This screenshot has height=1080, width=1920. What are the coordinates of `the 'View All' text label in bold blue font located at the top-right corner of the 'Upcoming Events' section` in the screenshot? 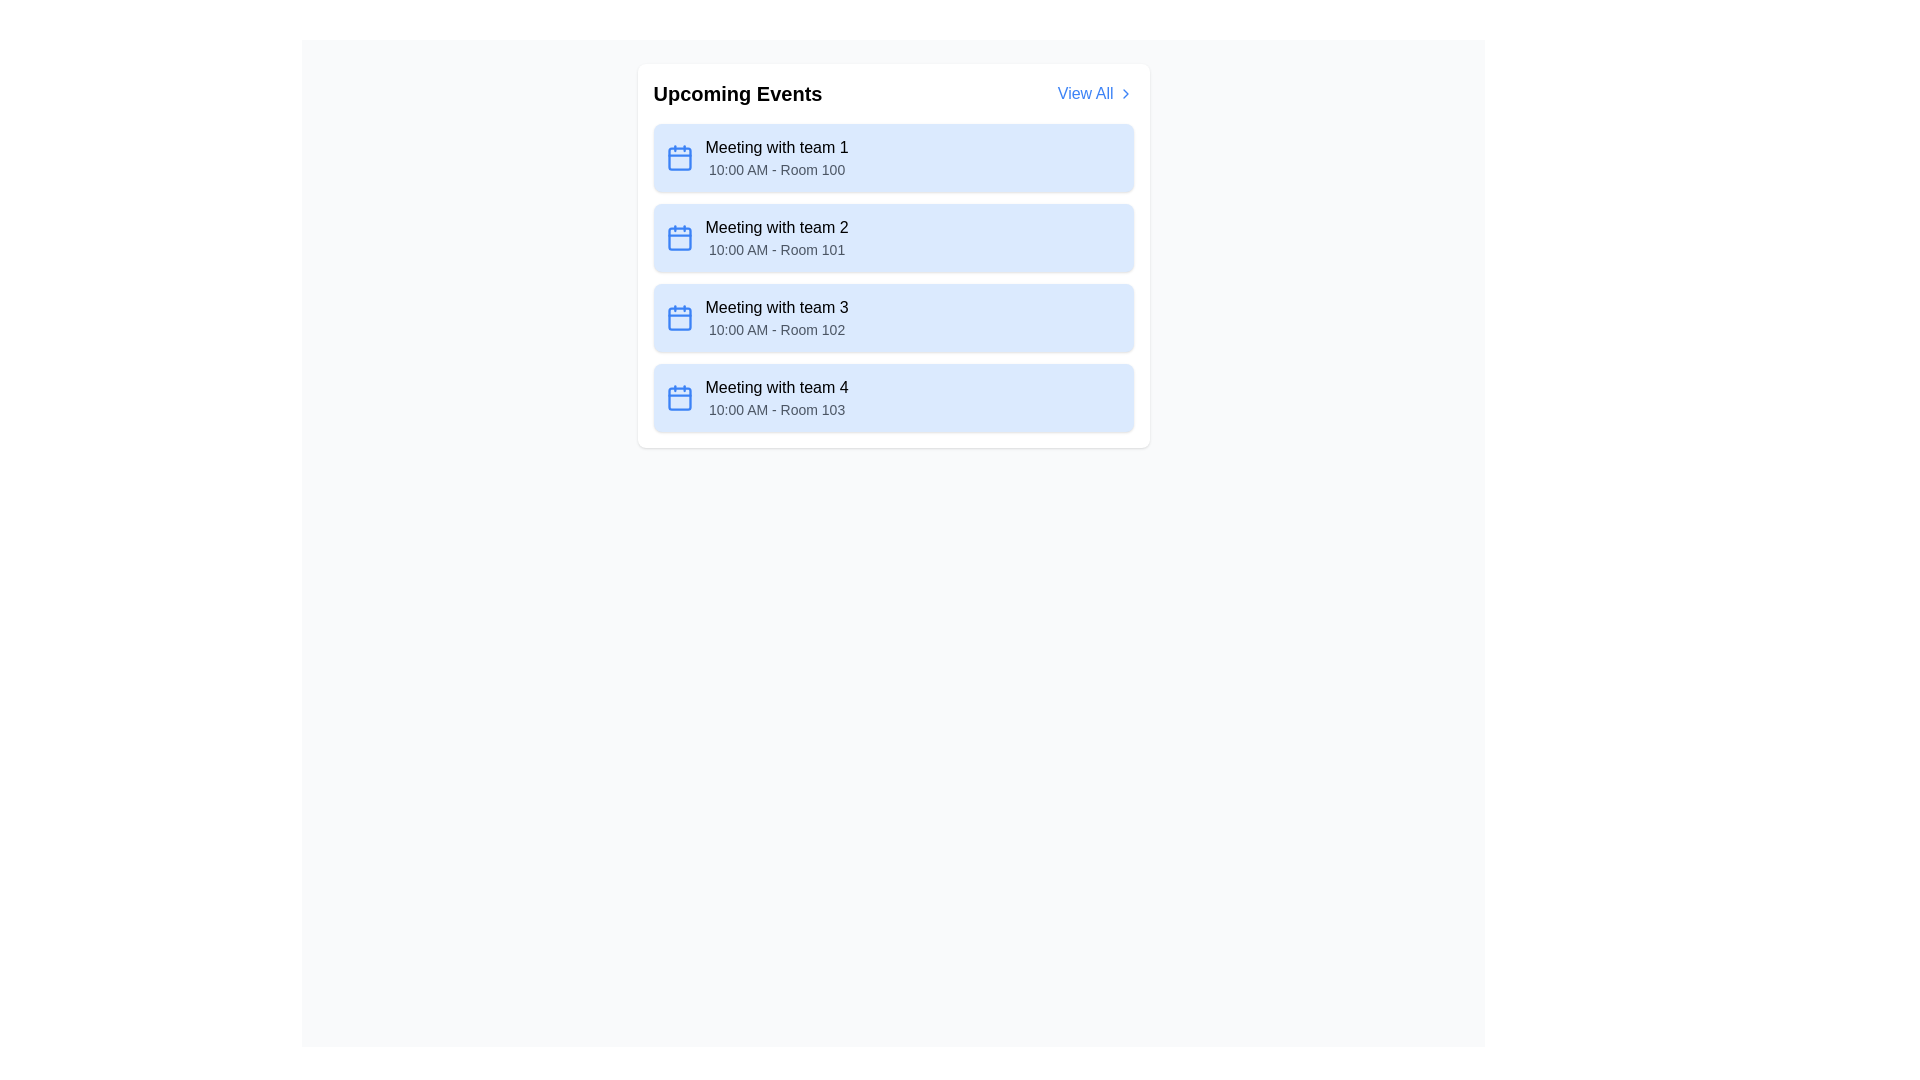 It's located at (1084, 93).